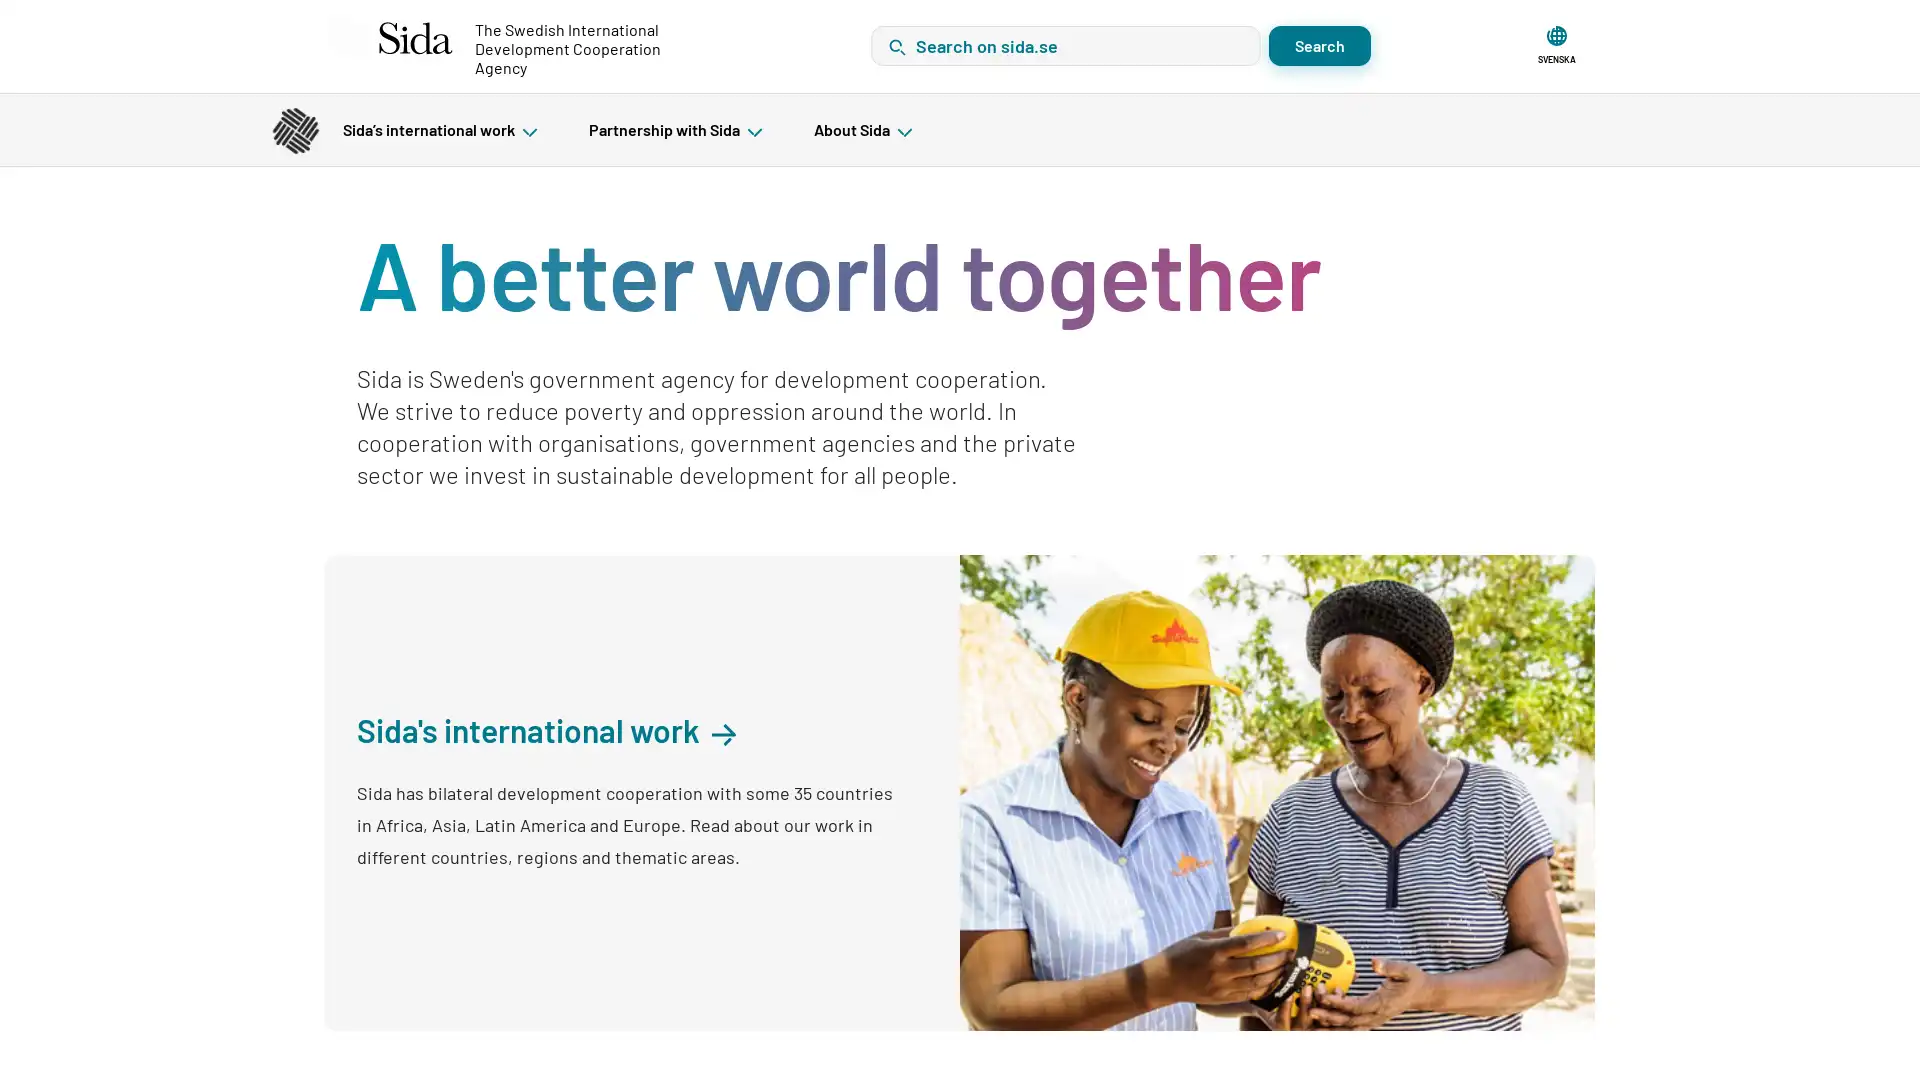 This screenshot has width=1920, height=1080. What do you see at coordinates (1319, 45) in the screenshot?
I see `Search` at bounding box center [1319, 45].